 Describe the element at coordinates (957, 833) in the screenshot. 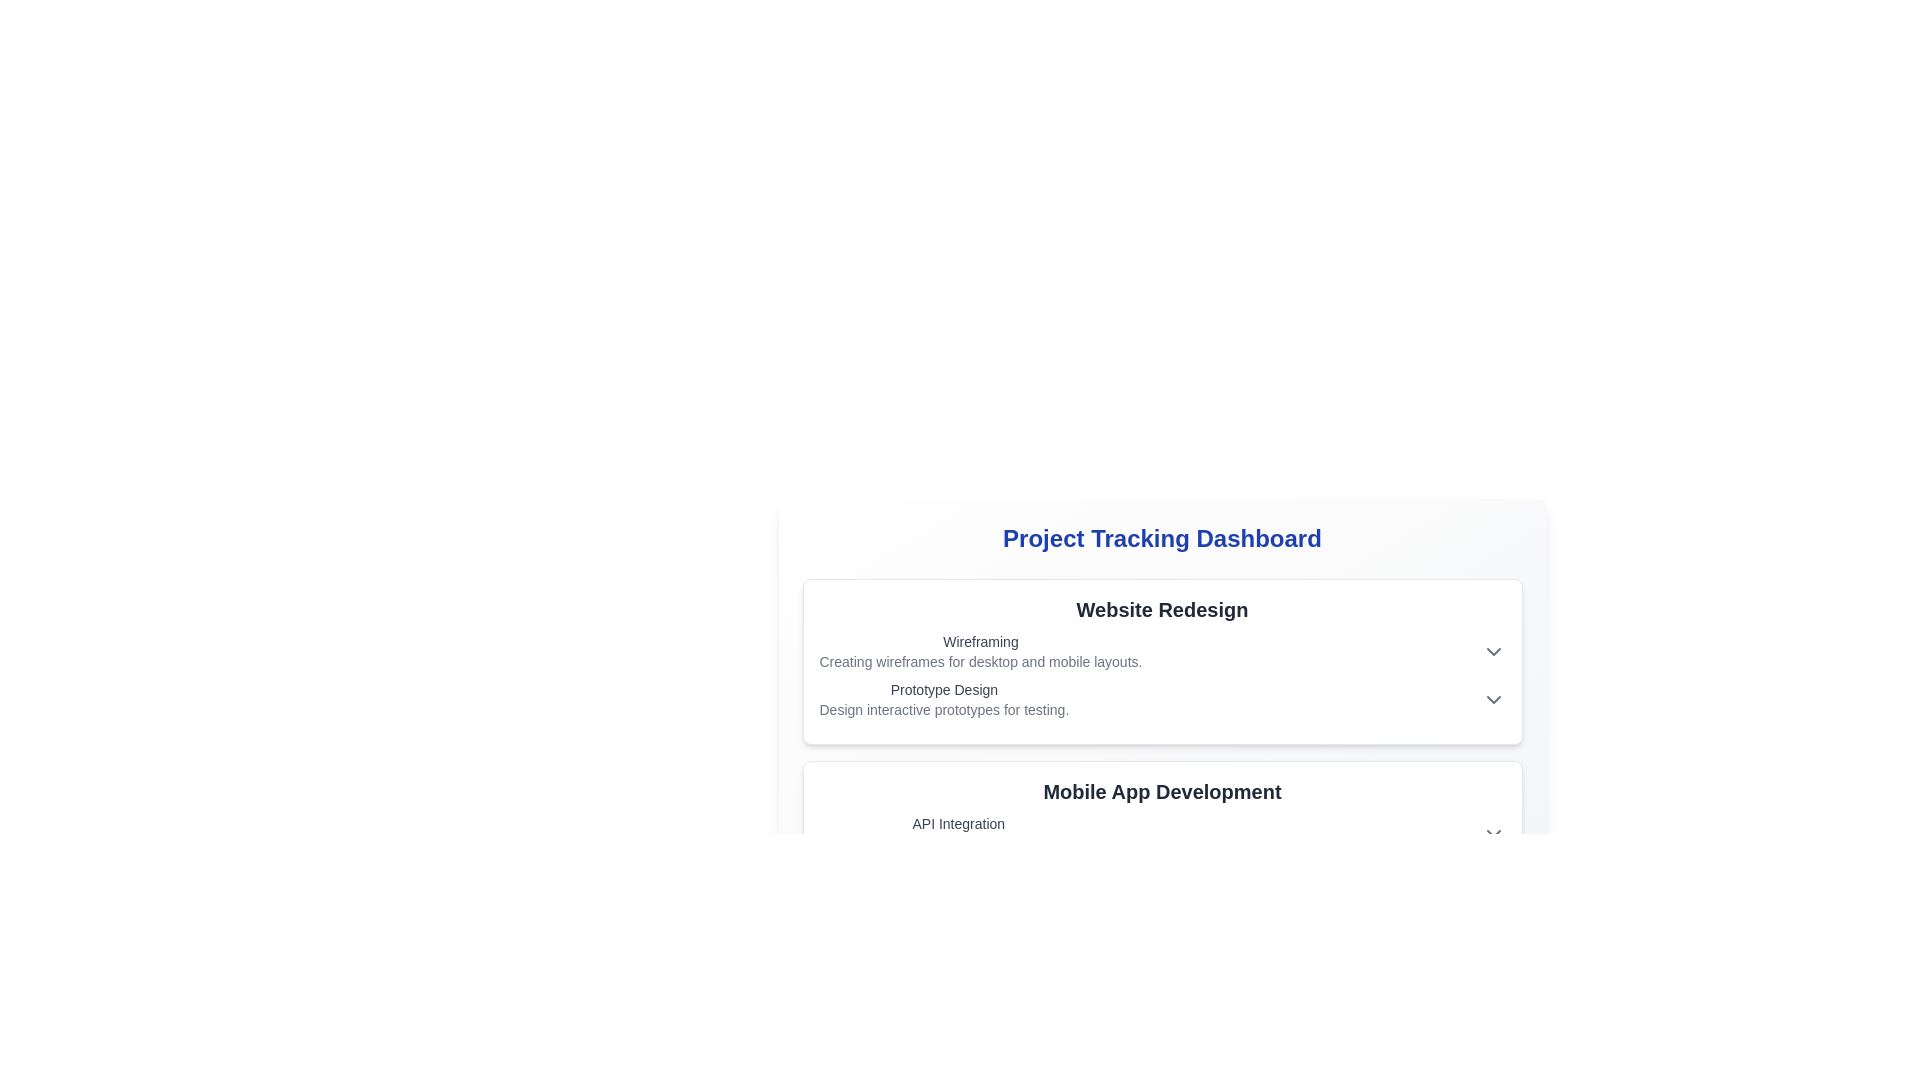

I see `the textual information block that provides descriptive information about the 'API Integration' task in the 'Mobile App Development' section of the 'Project Tracking Dashboard'` at that location.